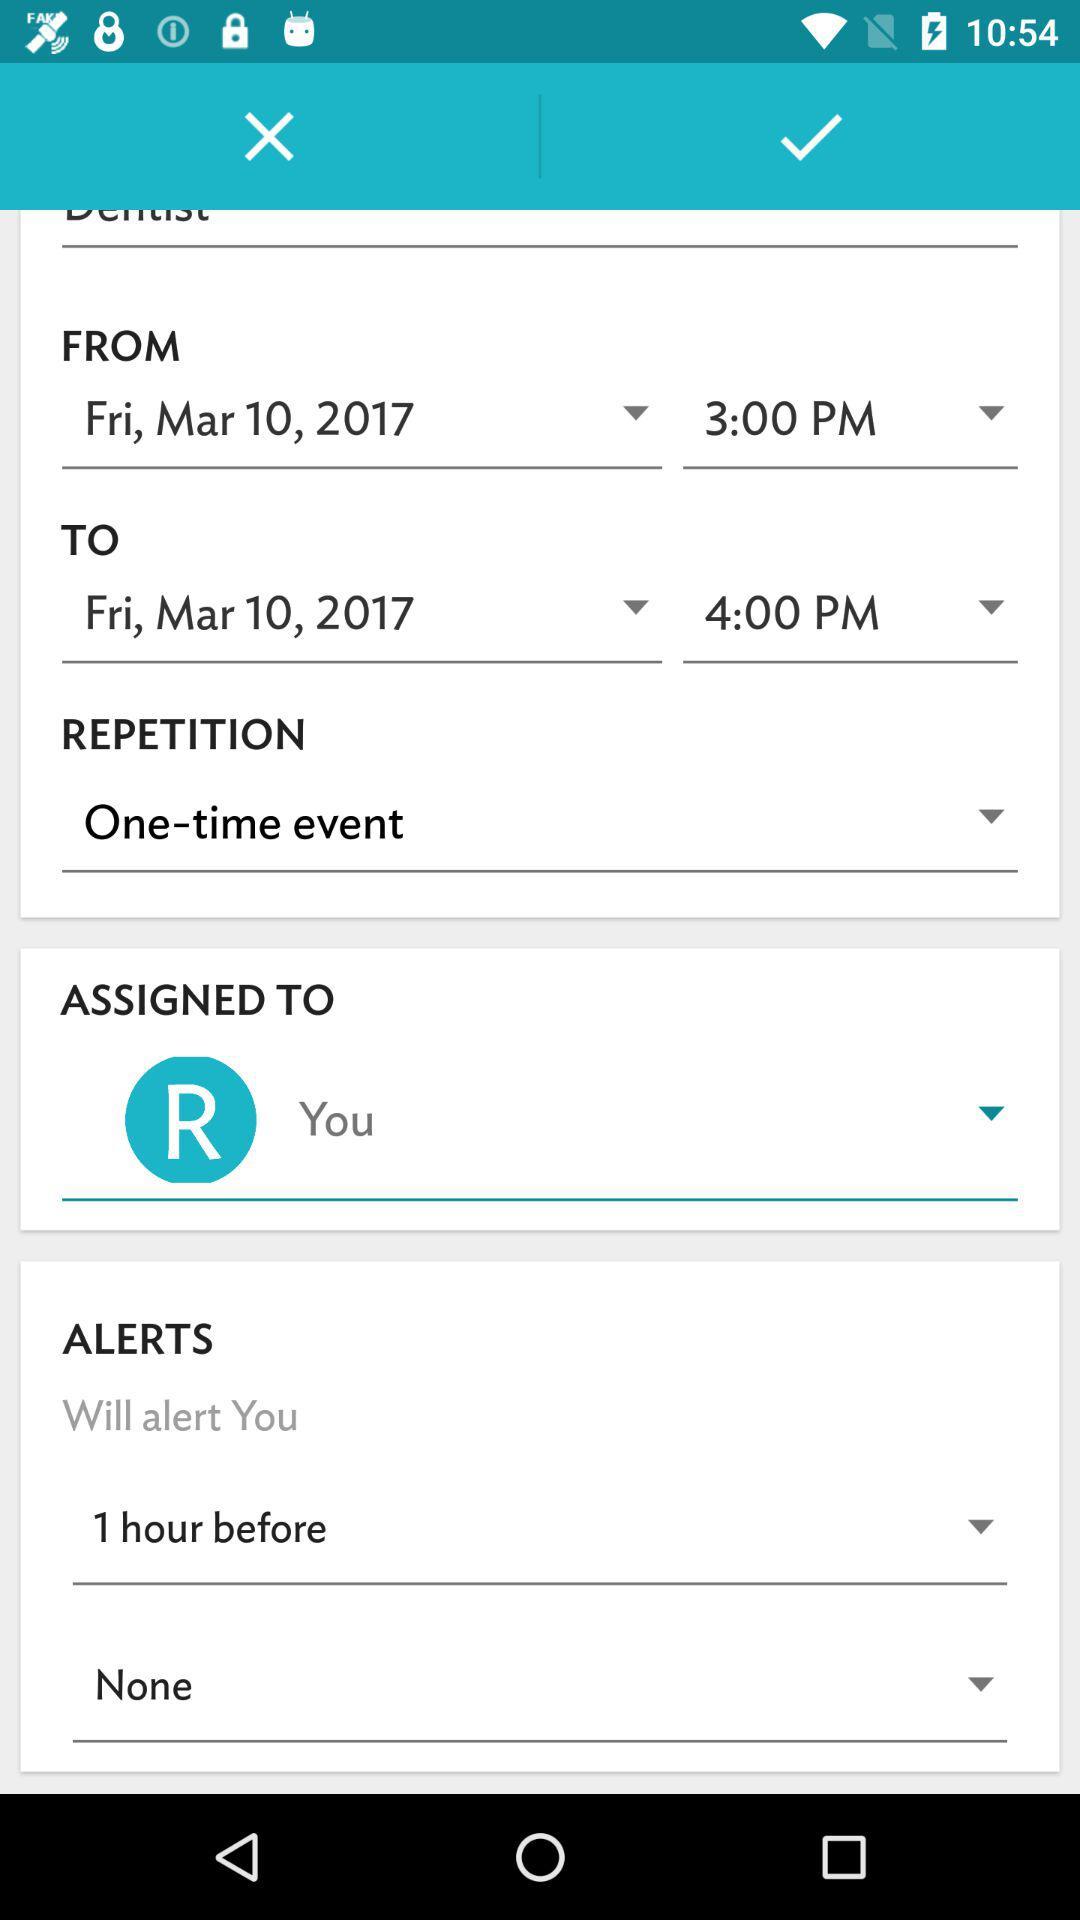  What do you see at coordinates (810, 135) in the screenshot?
I see `the button which is top right of the page` at bounding box center [810, 135].